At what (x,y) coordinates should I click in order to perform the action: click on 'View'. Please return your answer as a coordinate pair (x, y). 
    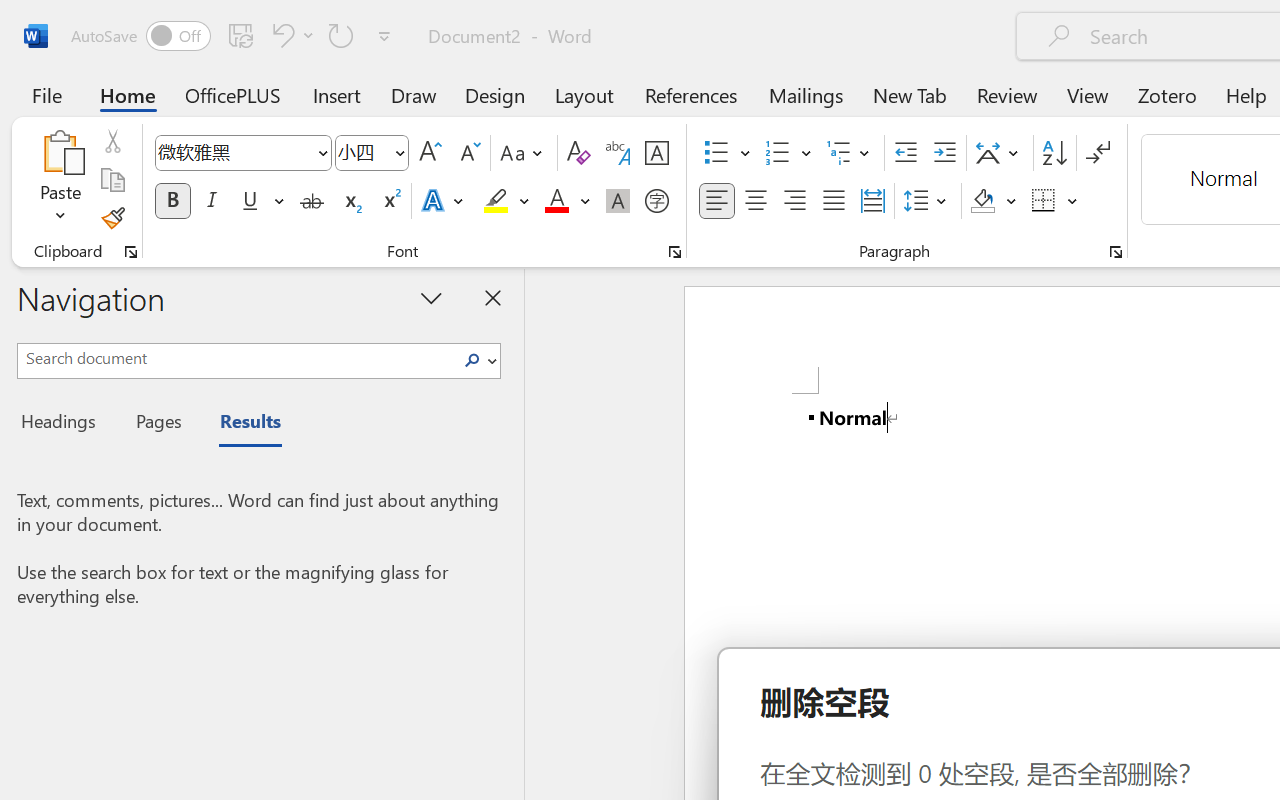
    Looking at the image, I should click on (1087, 94).